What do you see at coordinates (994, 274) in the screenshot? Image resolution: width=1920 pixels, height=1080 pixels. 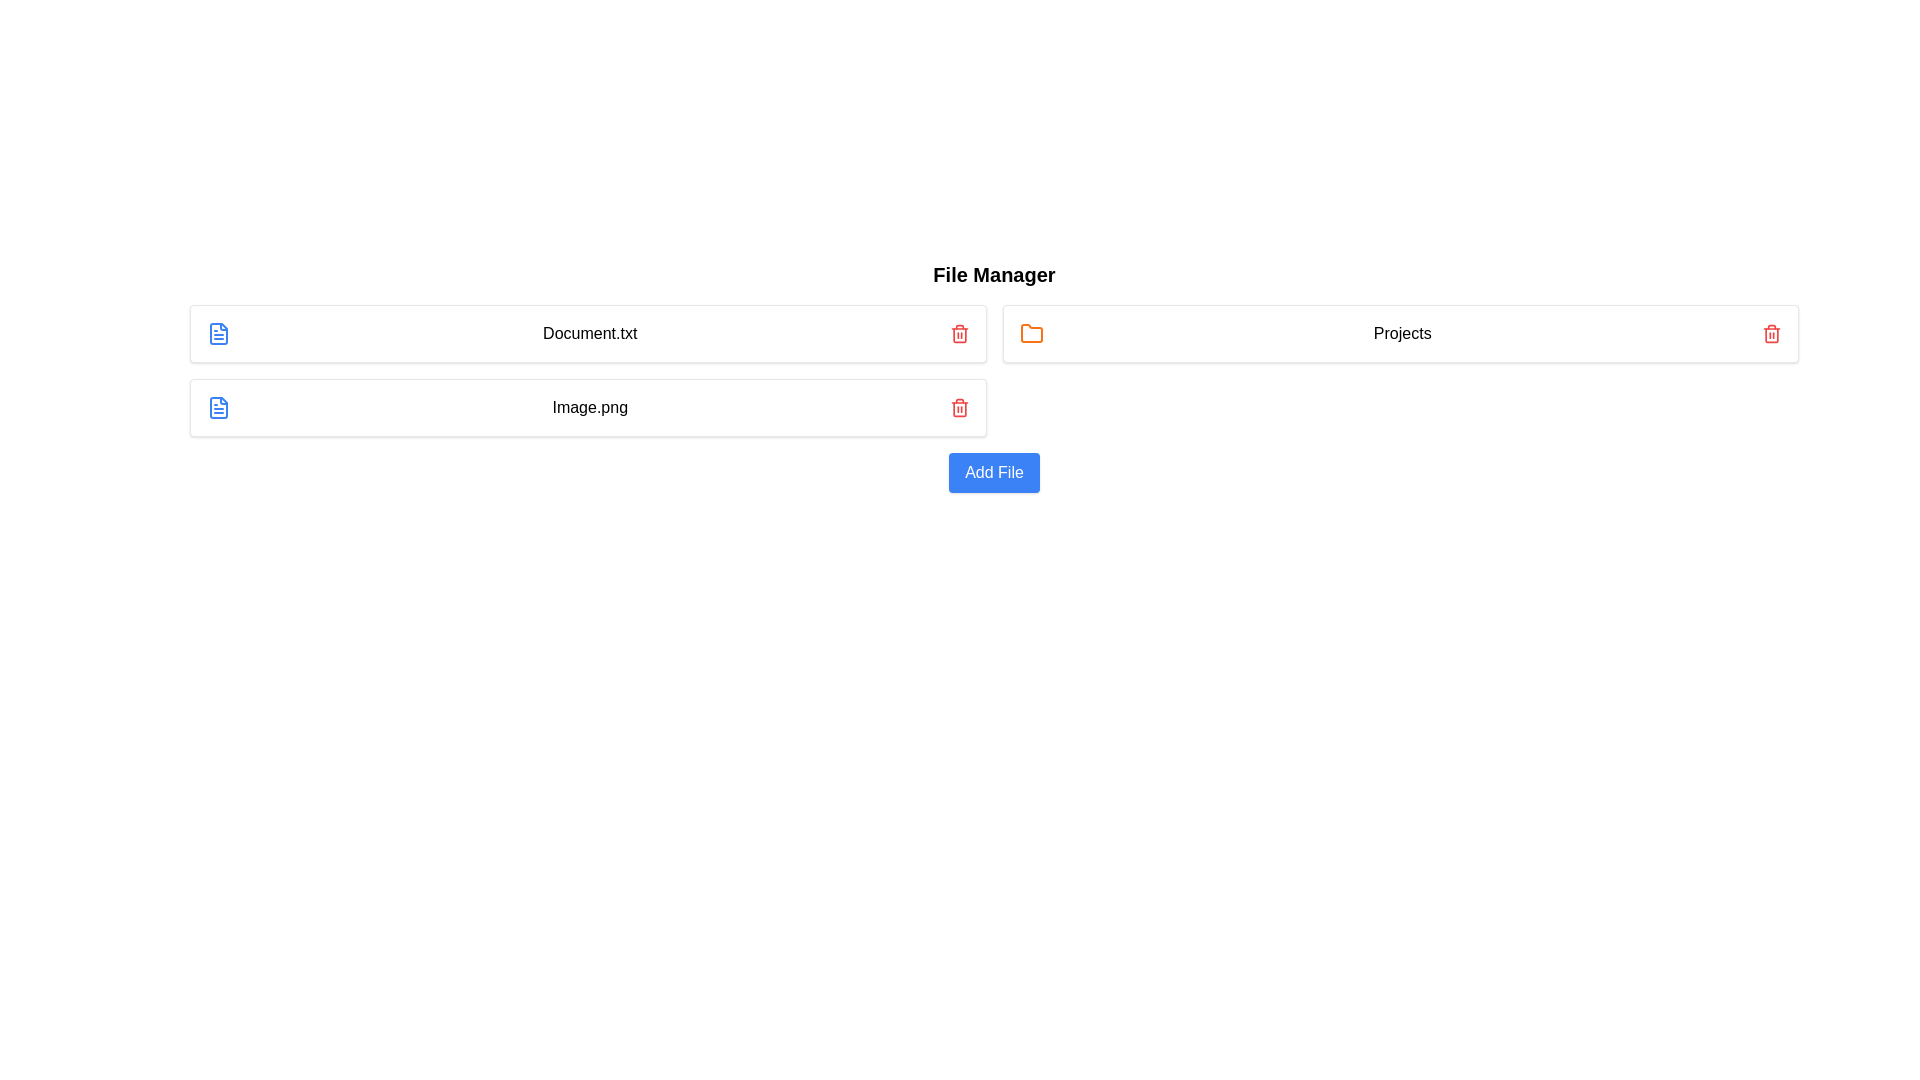 I see `the 'File Manager' text label, which is bold and large, positioned at the upper section of the interface, above other elements` at bounding box center [994, 274].